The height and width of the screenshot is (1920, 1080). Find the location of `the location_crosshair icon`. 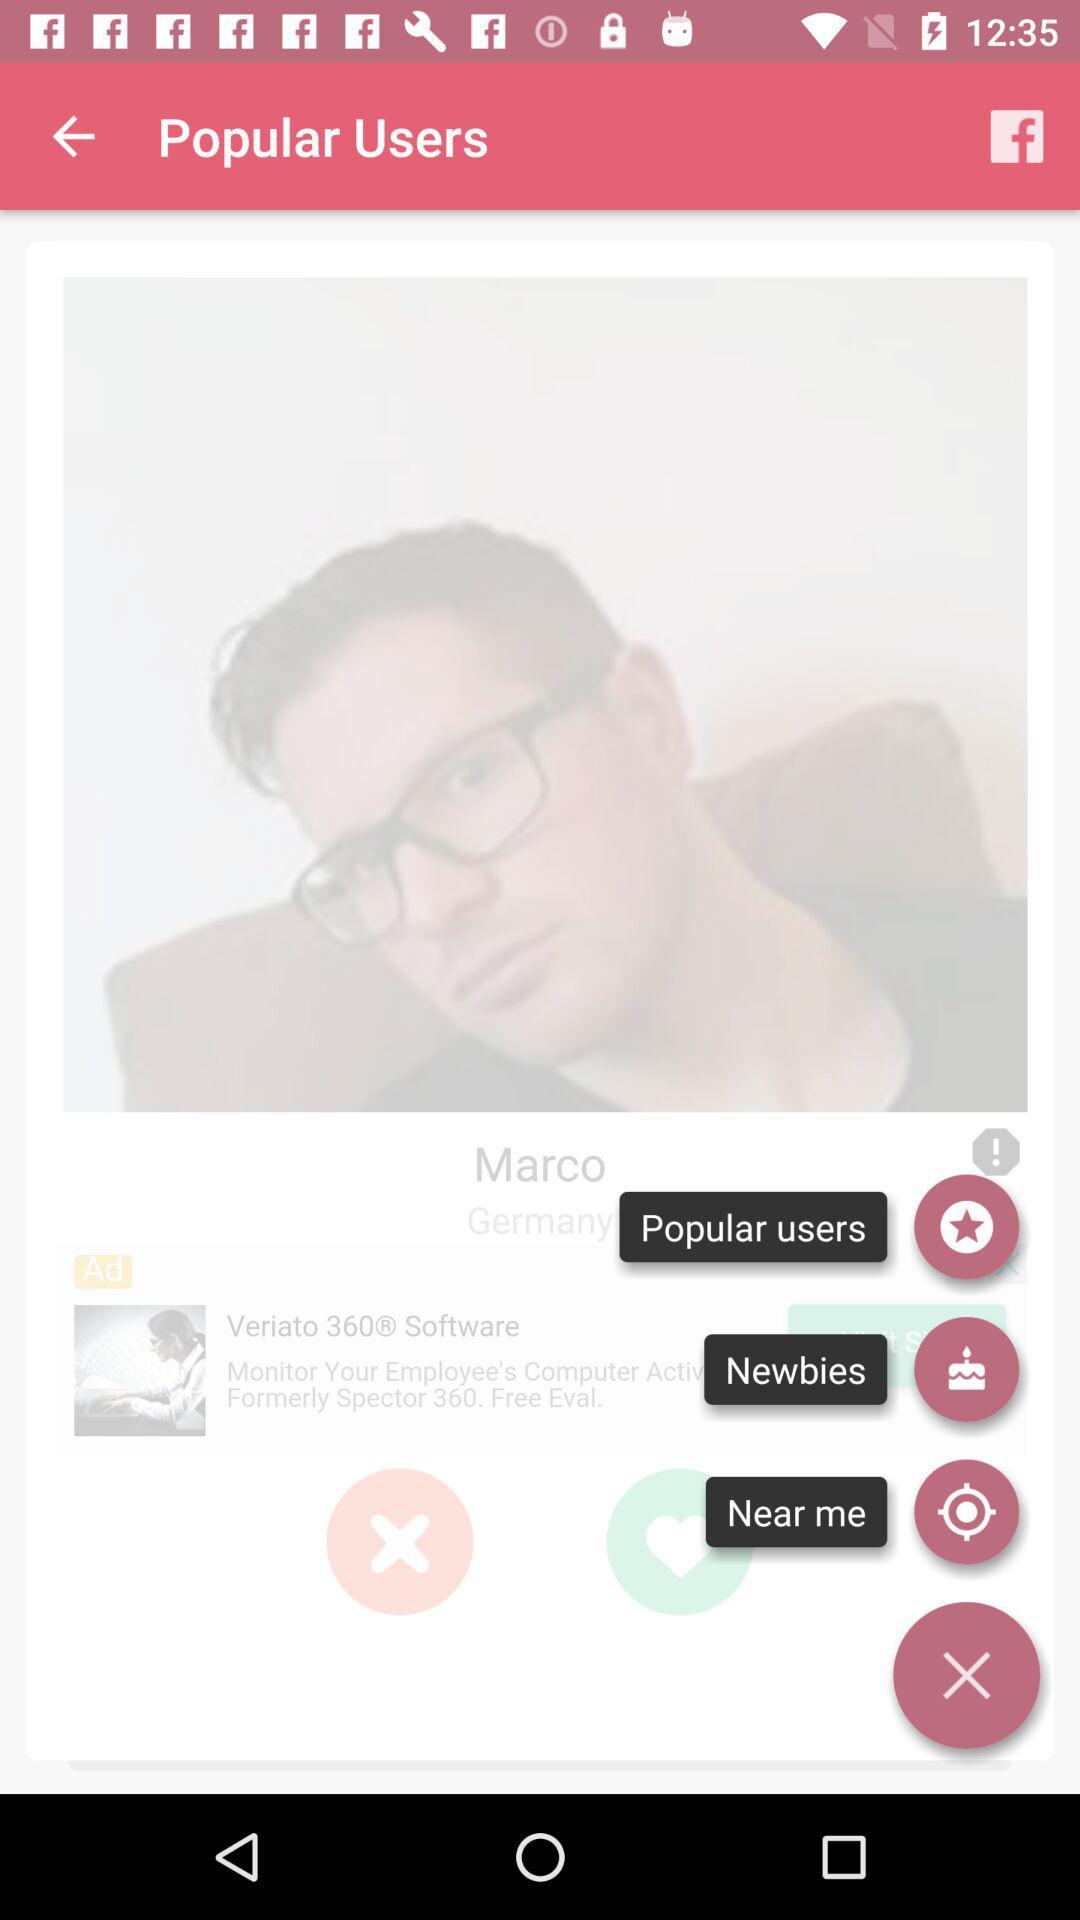

the location_crosshair icon is located at coordinates (965, 1512).